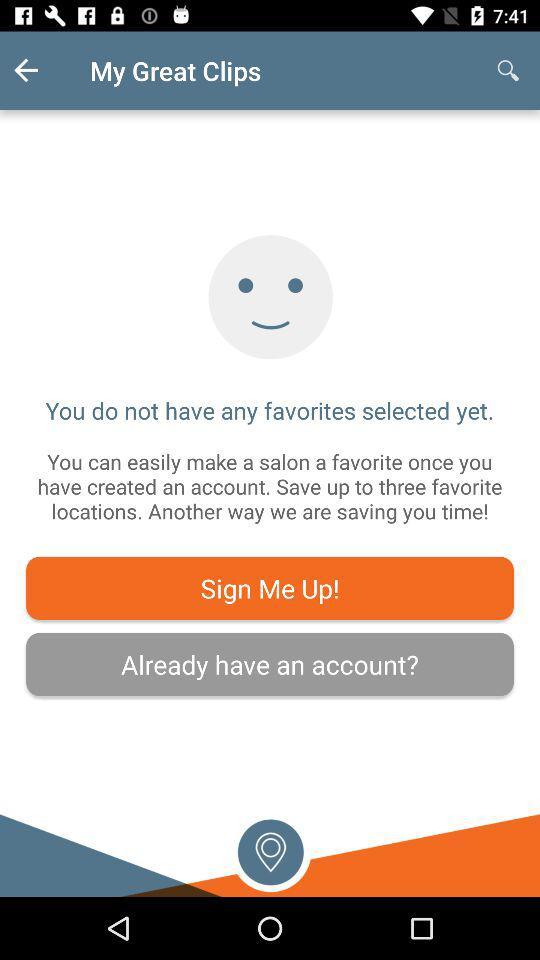 This screenshot has width=540, height=960. What do you see at coordinates (508, 70) in the screenshot?
I see `the item next to my great clips item` at bounding box center [508, 70].